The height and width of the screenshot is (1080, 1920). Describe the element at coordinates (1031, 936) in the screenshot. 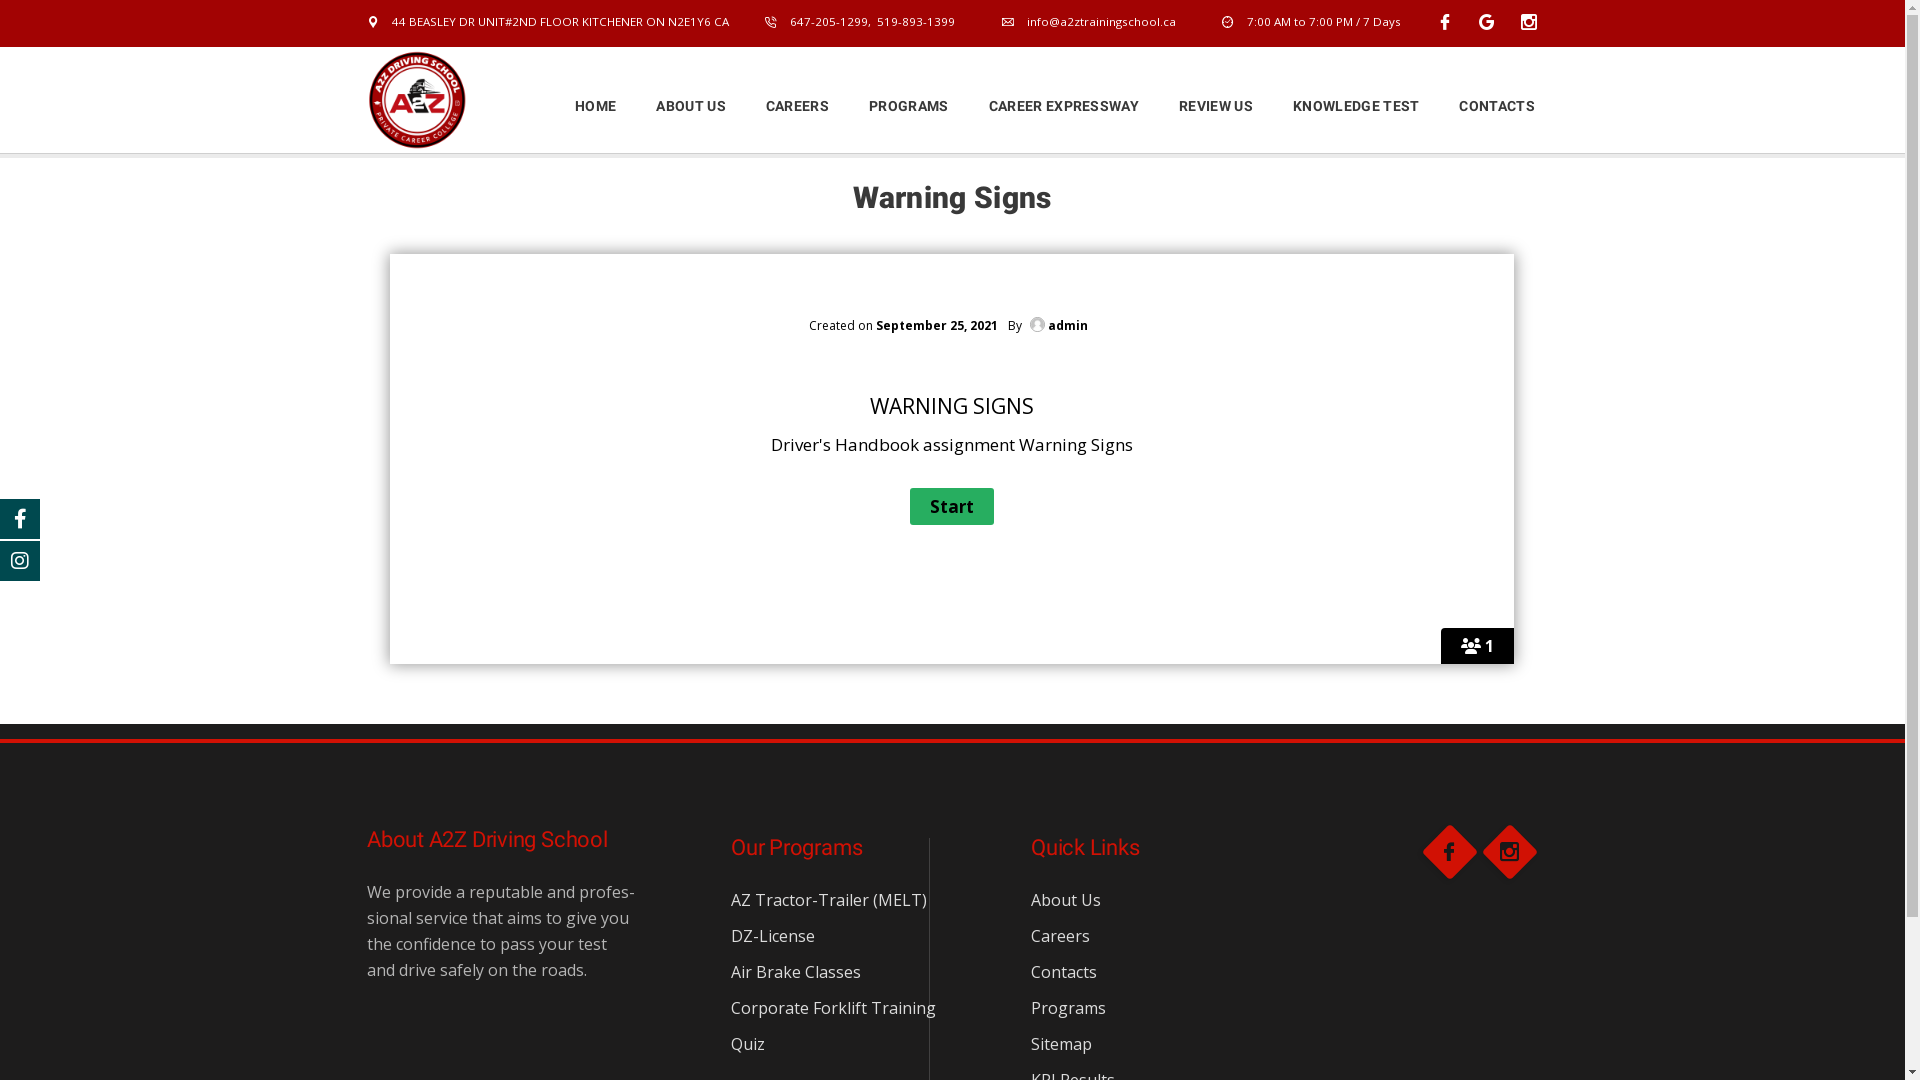

I see `'Careers'` at that location.